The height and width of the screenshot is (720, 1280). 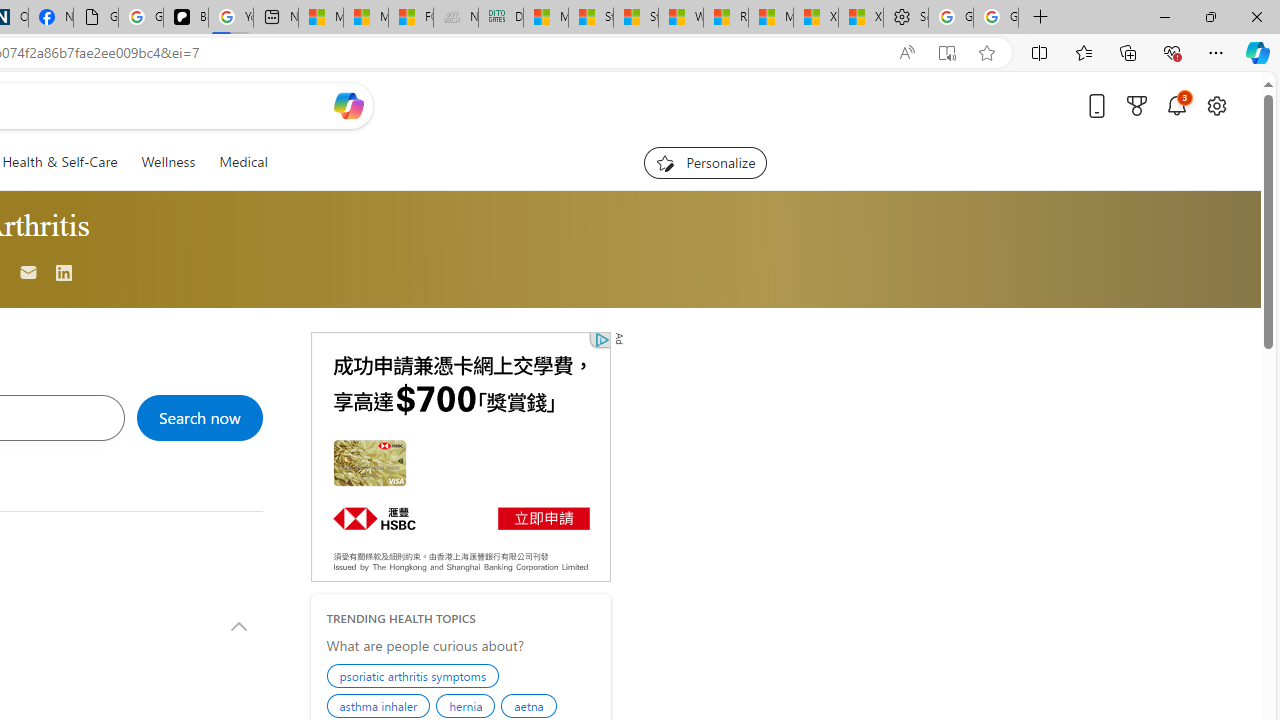 What do you see at coordinates (168, 161) in the screenshot?
I see `'Wellness'` at bounding box center [168, 161].